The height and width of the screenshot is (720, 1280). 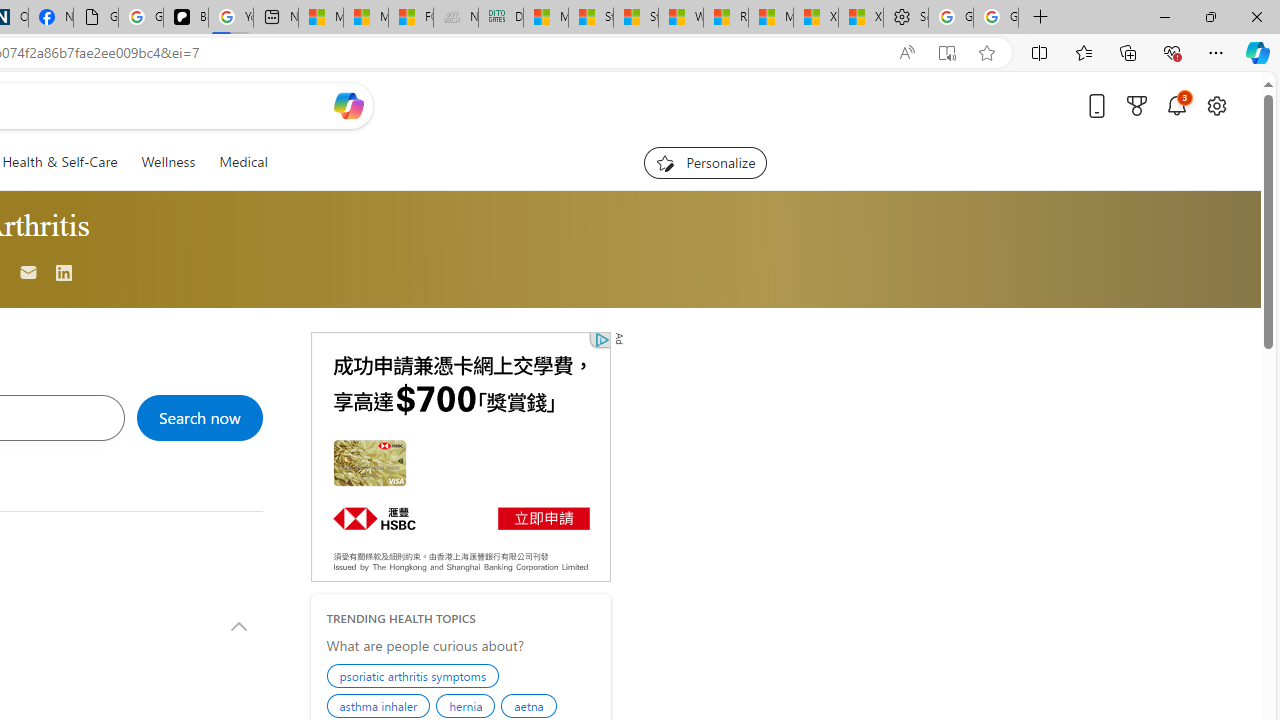 What do you see at coordinates (168, 161) in the screenshot?
I see `'Wellness'` at bounding box center [168, 161].